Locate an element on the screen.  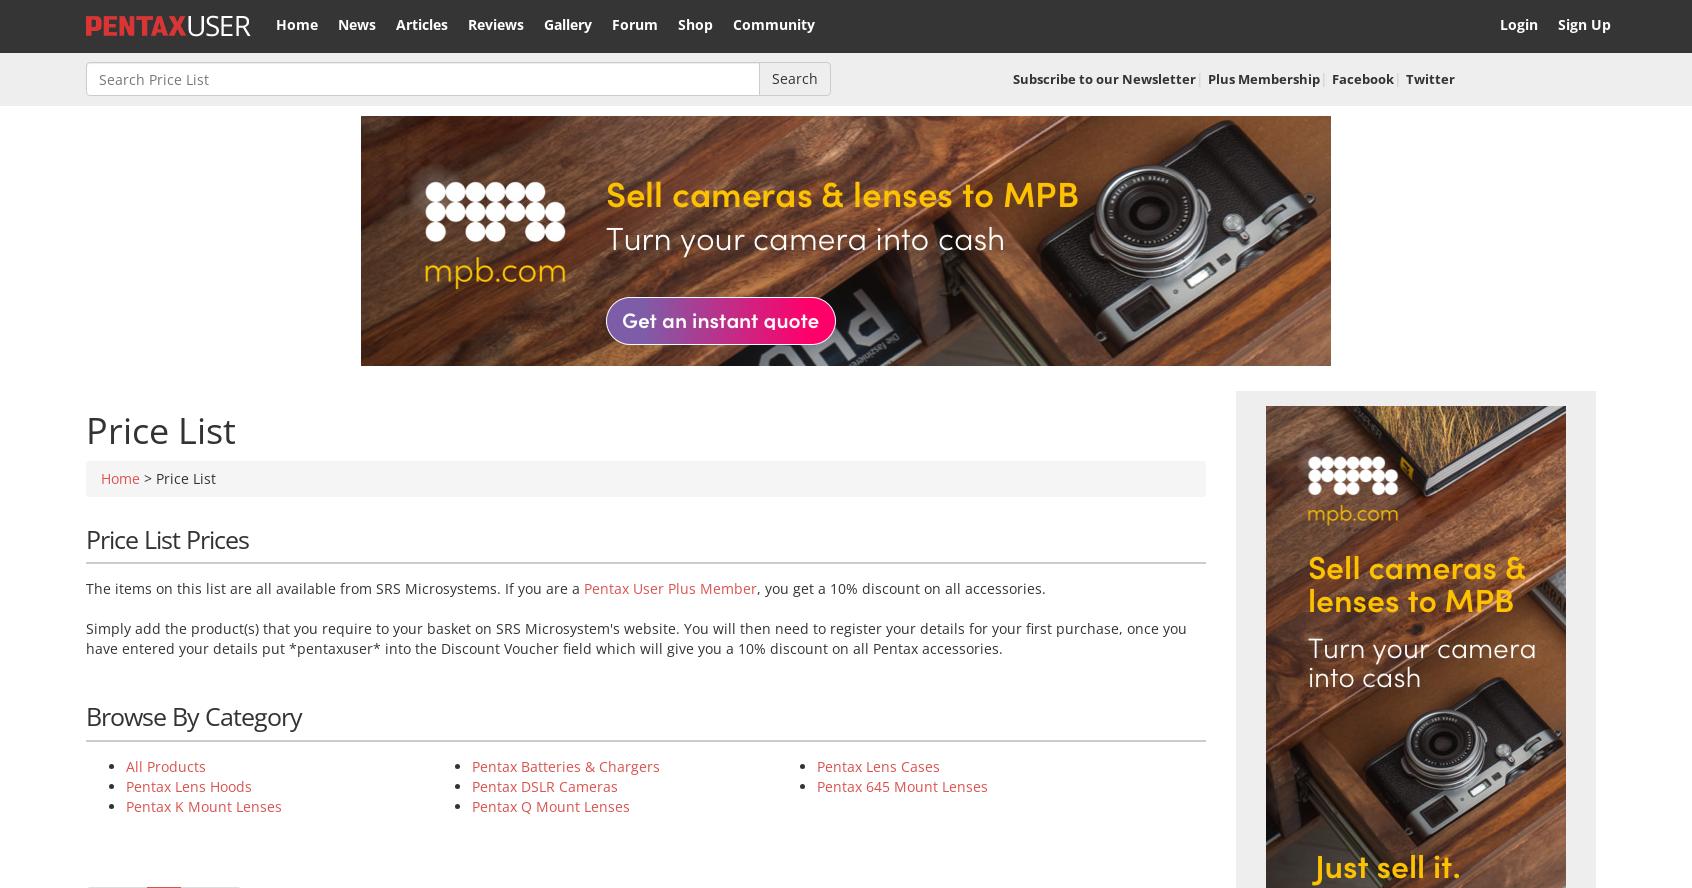
'Forum' is located at coordinates (634, 24).